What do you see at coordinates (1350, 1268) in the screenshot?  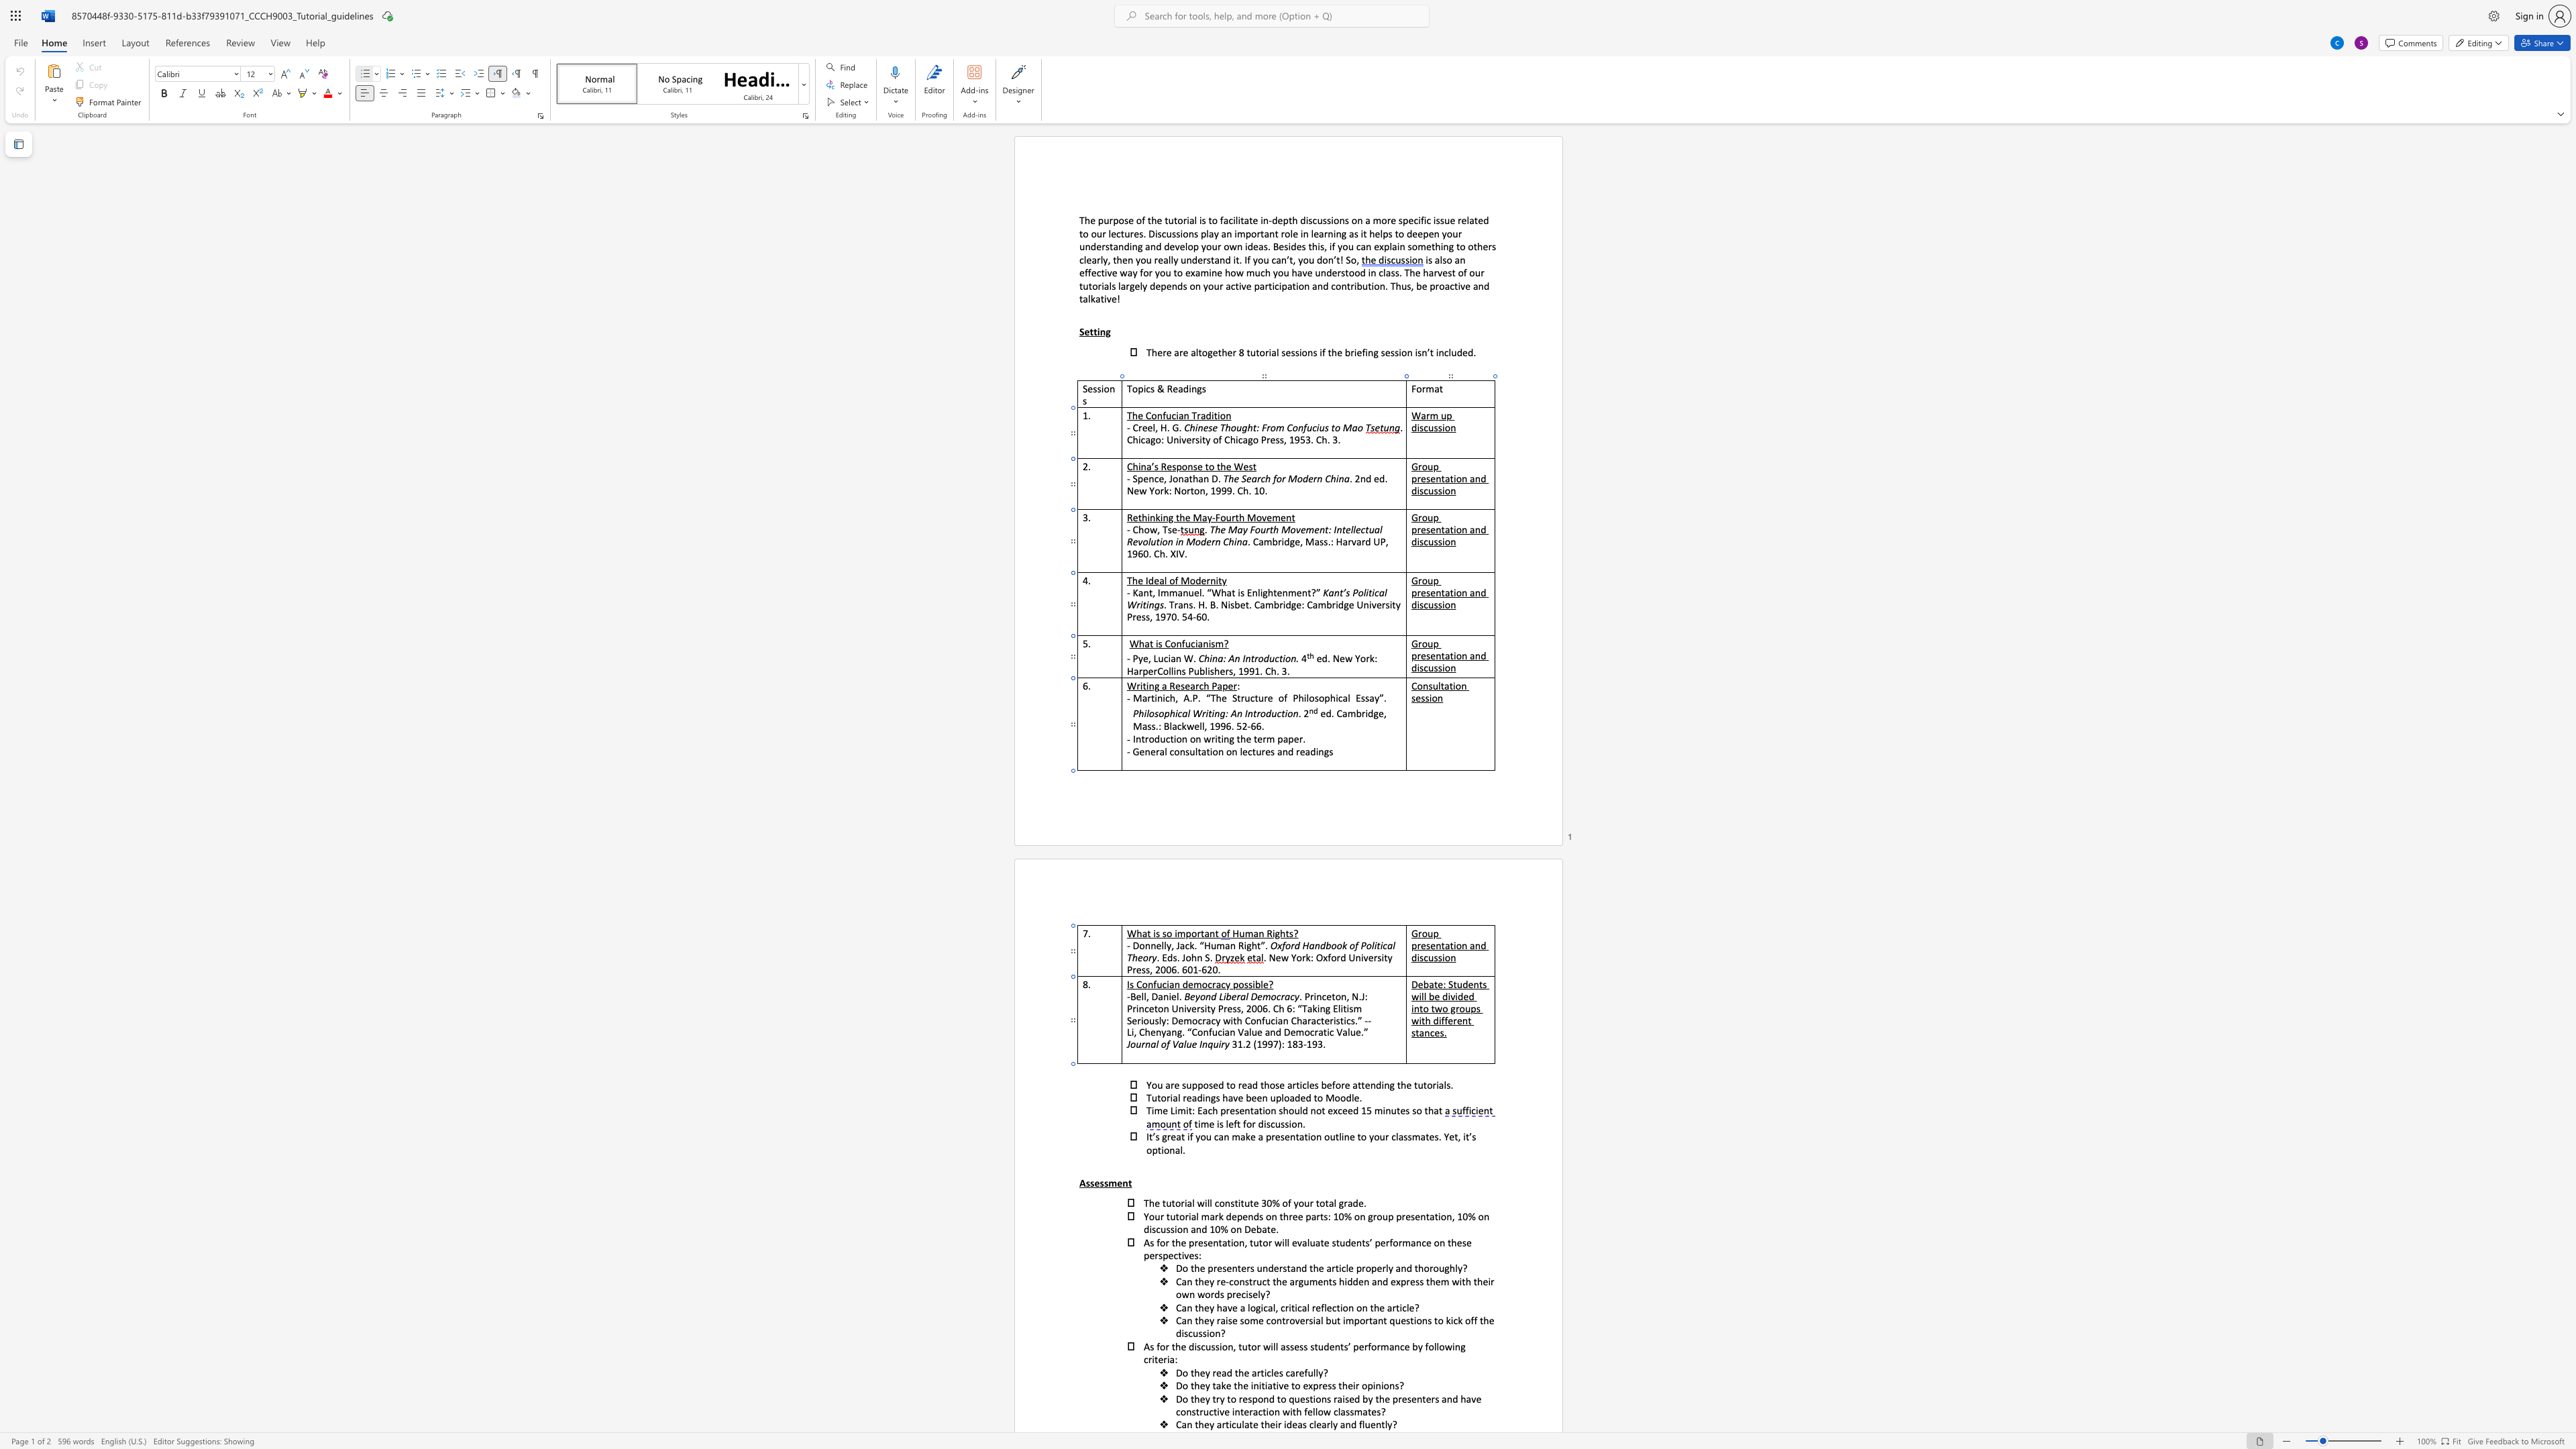 I see `the 7th character "e" in the text` at bounding box center [1350, 1268].